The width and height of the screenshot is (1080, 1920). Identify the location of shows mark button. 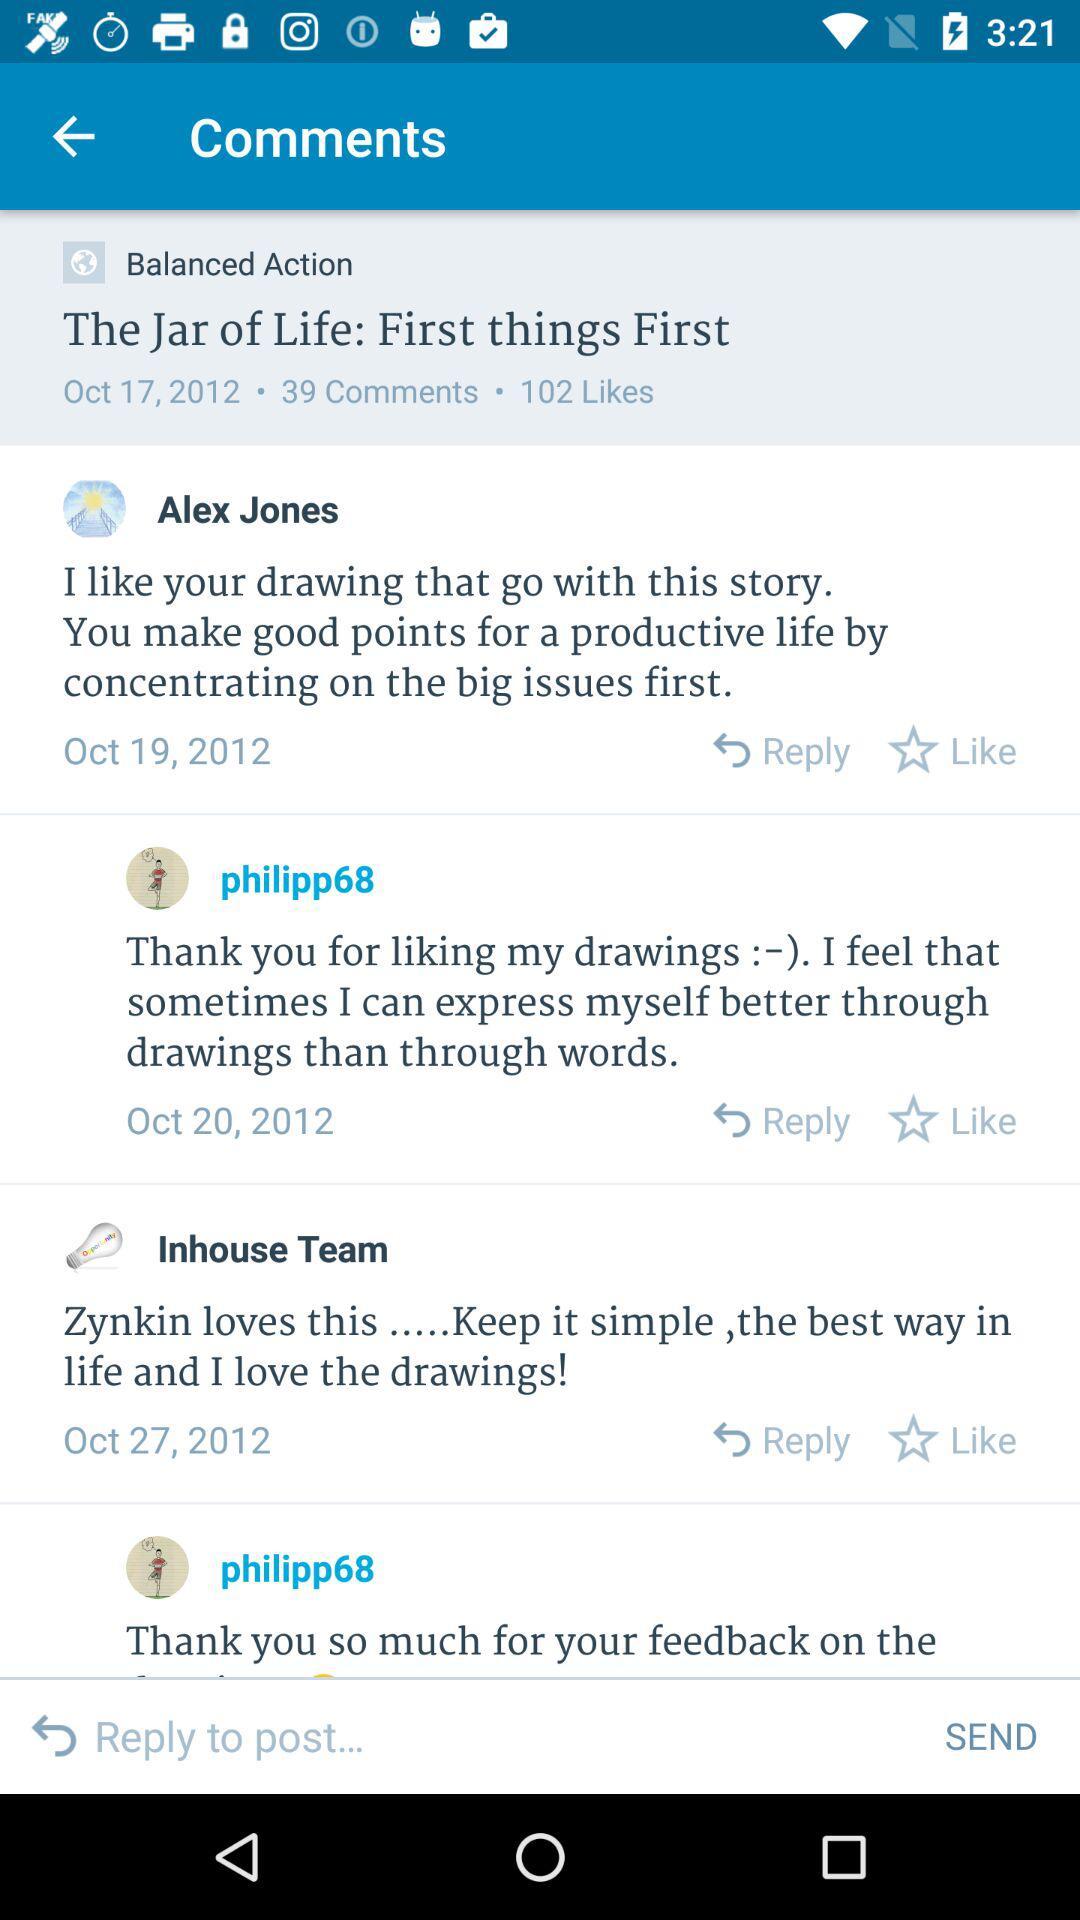
(156, 1566).